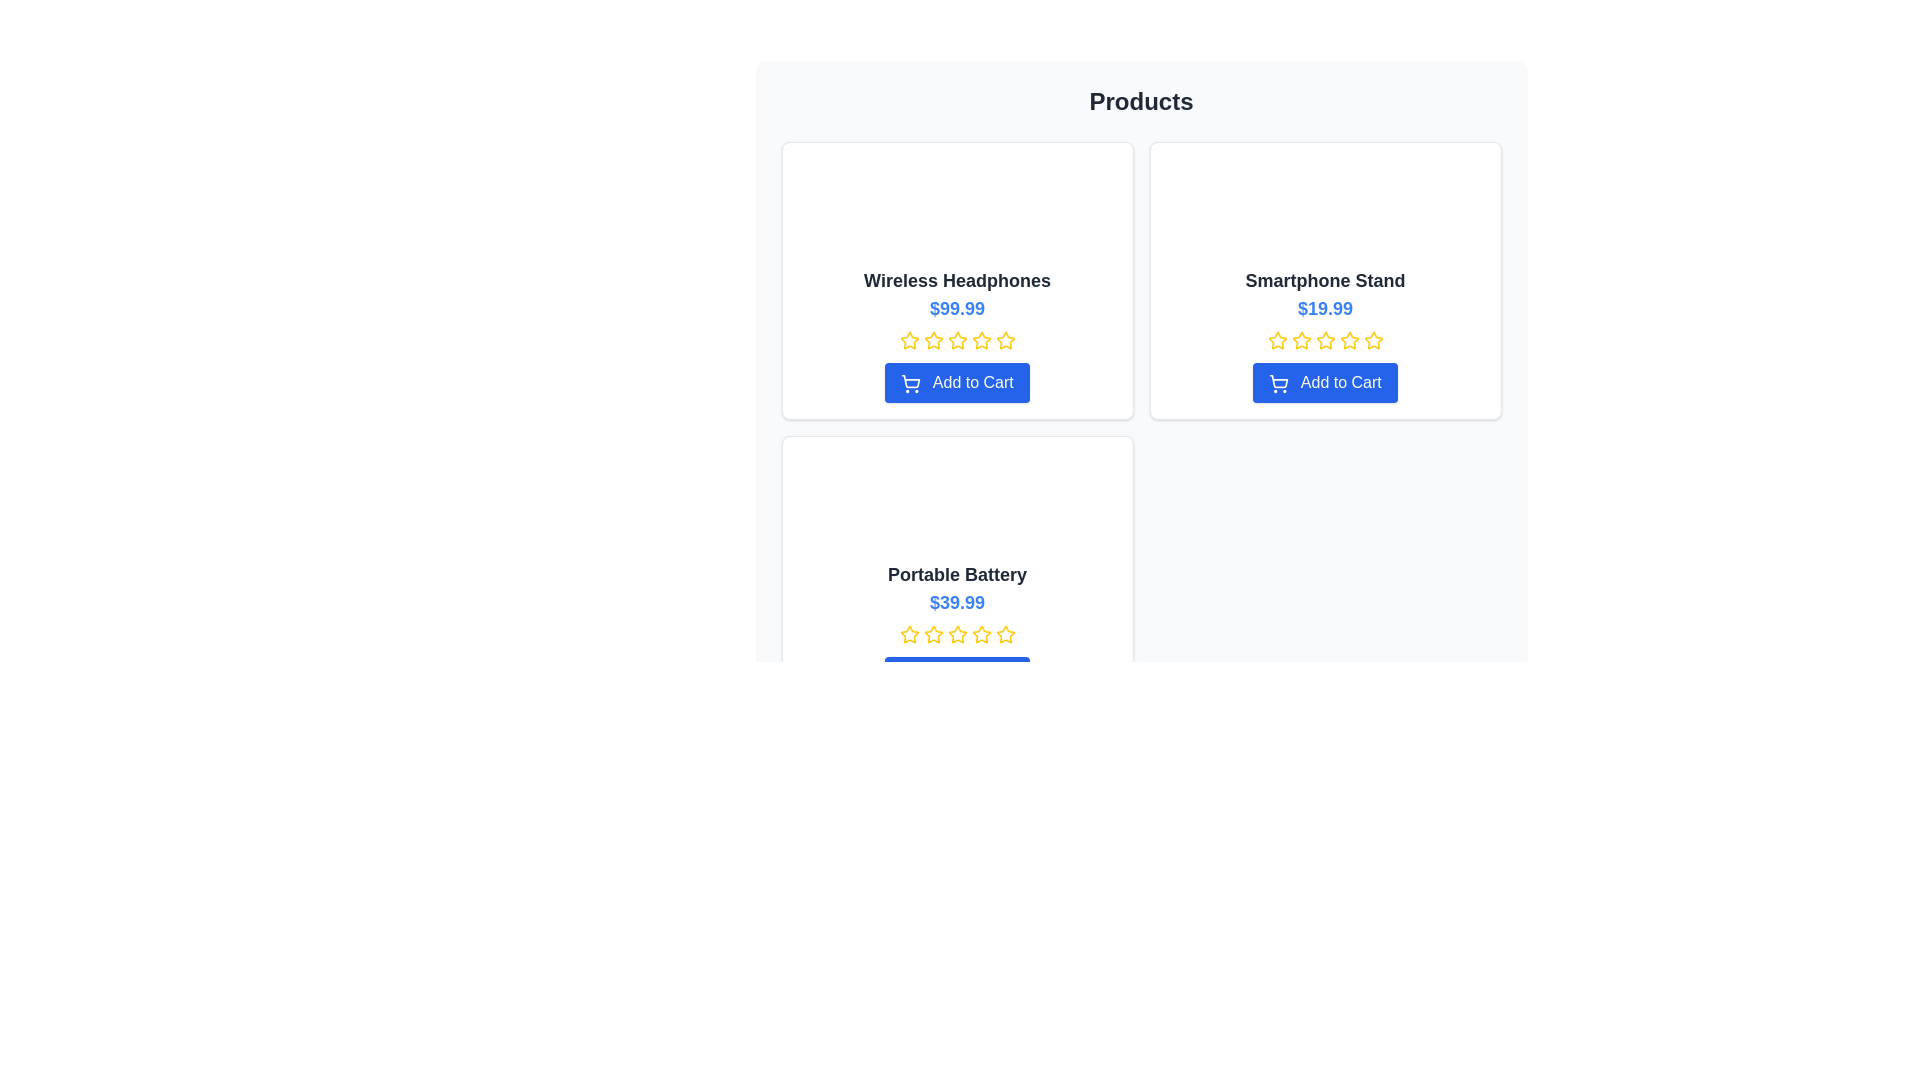  What do you see at coordinates (1325, 281) in the screenshot?
I see `the static text label 'Smartphone Stand', which is a bold and larger font heading within the product card layout, situated below the image placeholder and above the price '$19.99'` at bounding box center [1325, 281].